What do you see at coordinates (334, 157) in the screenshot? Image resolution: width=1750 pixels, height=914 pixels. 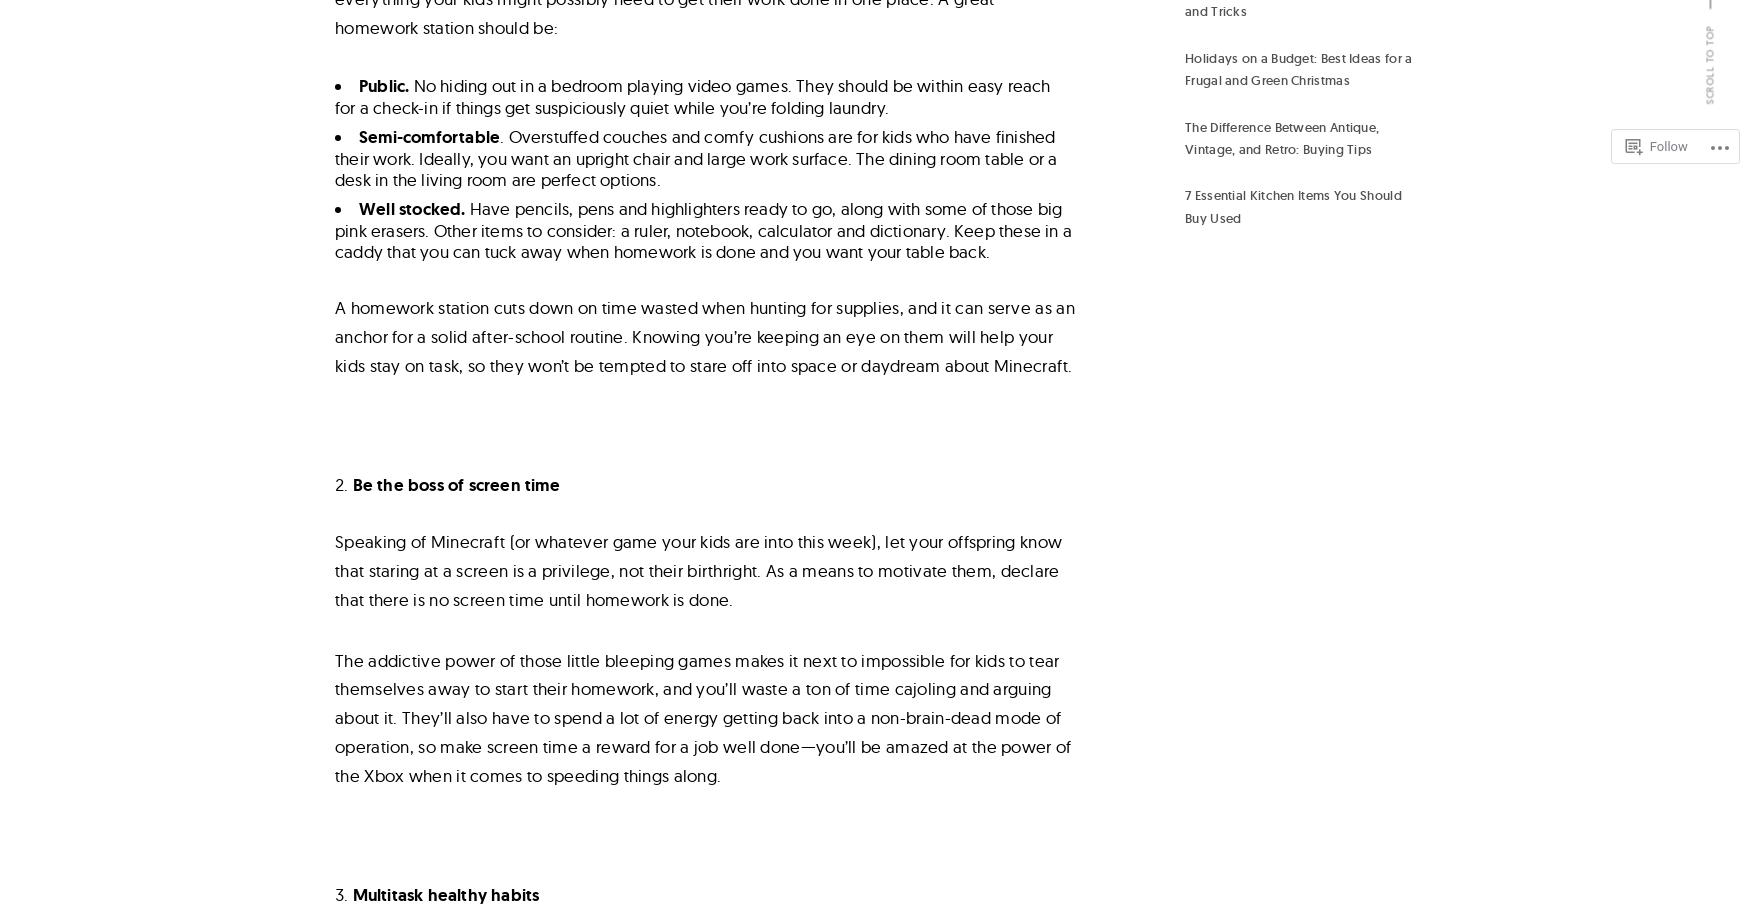 I see `'. Overstuffed couches and comfy cushions are for kids who have finished their work. Ideally, you want an upright chair and large work surface. The dining room table or a desk in the living room are perfect options.'` at bounding box center [334, 157].